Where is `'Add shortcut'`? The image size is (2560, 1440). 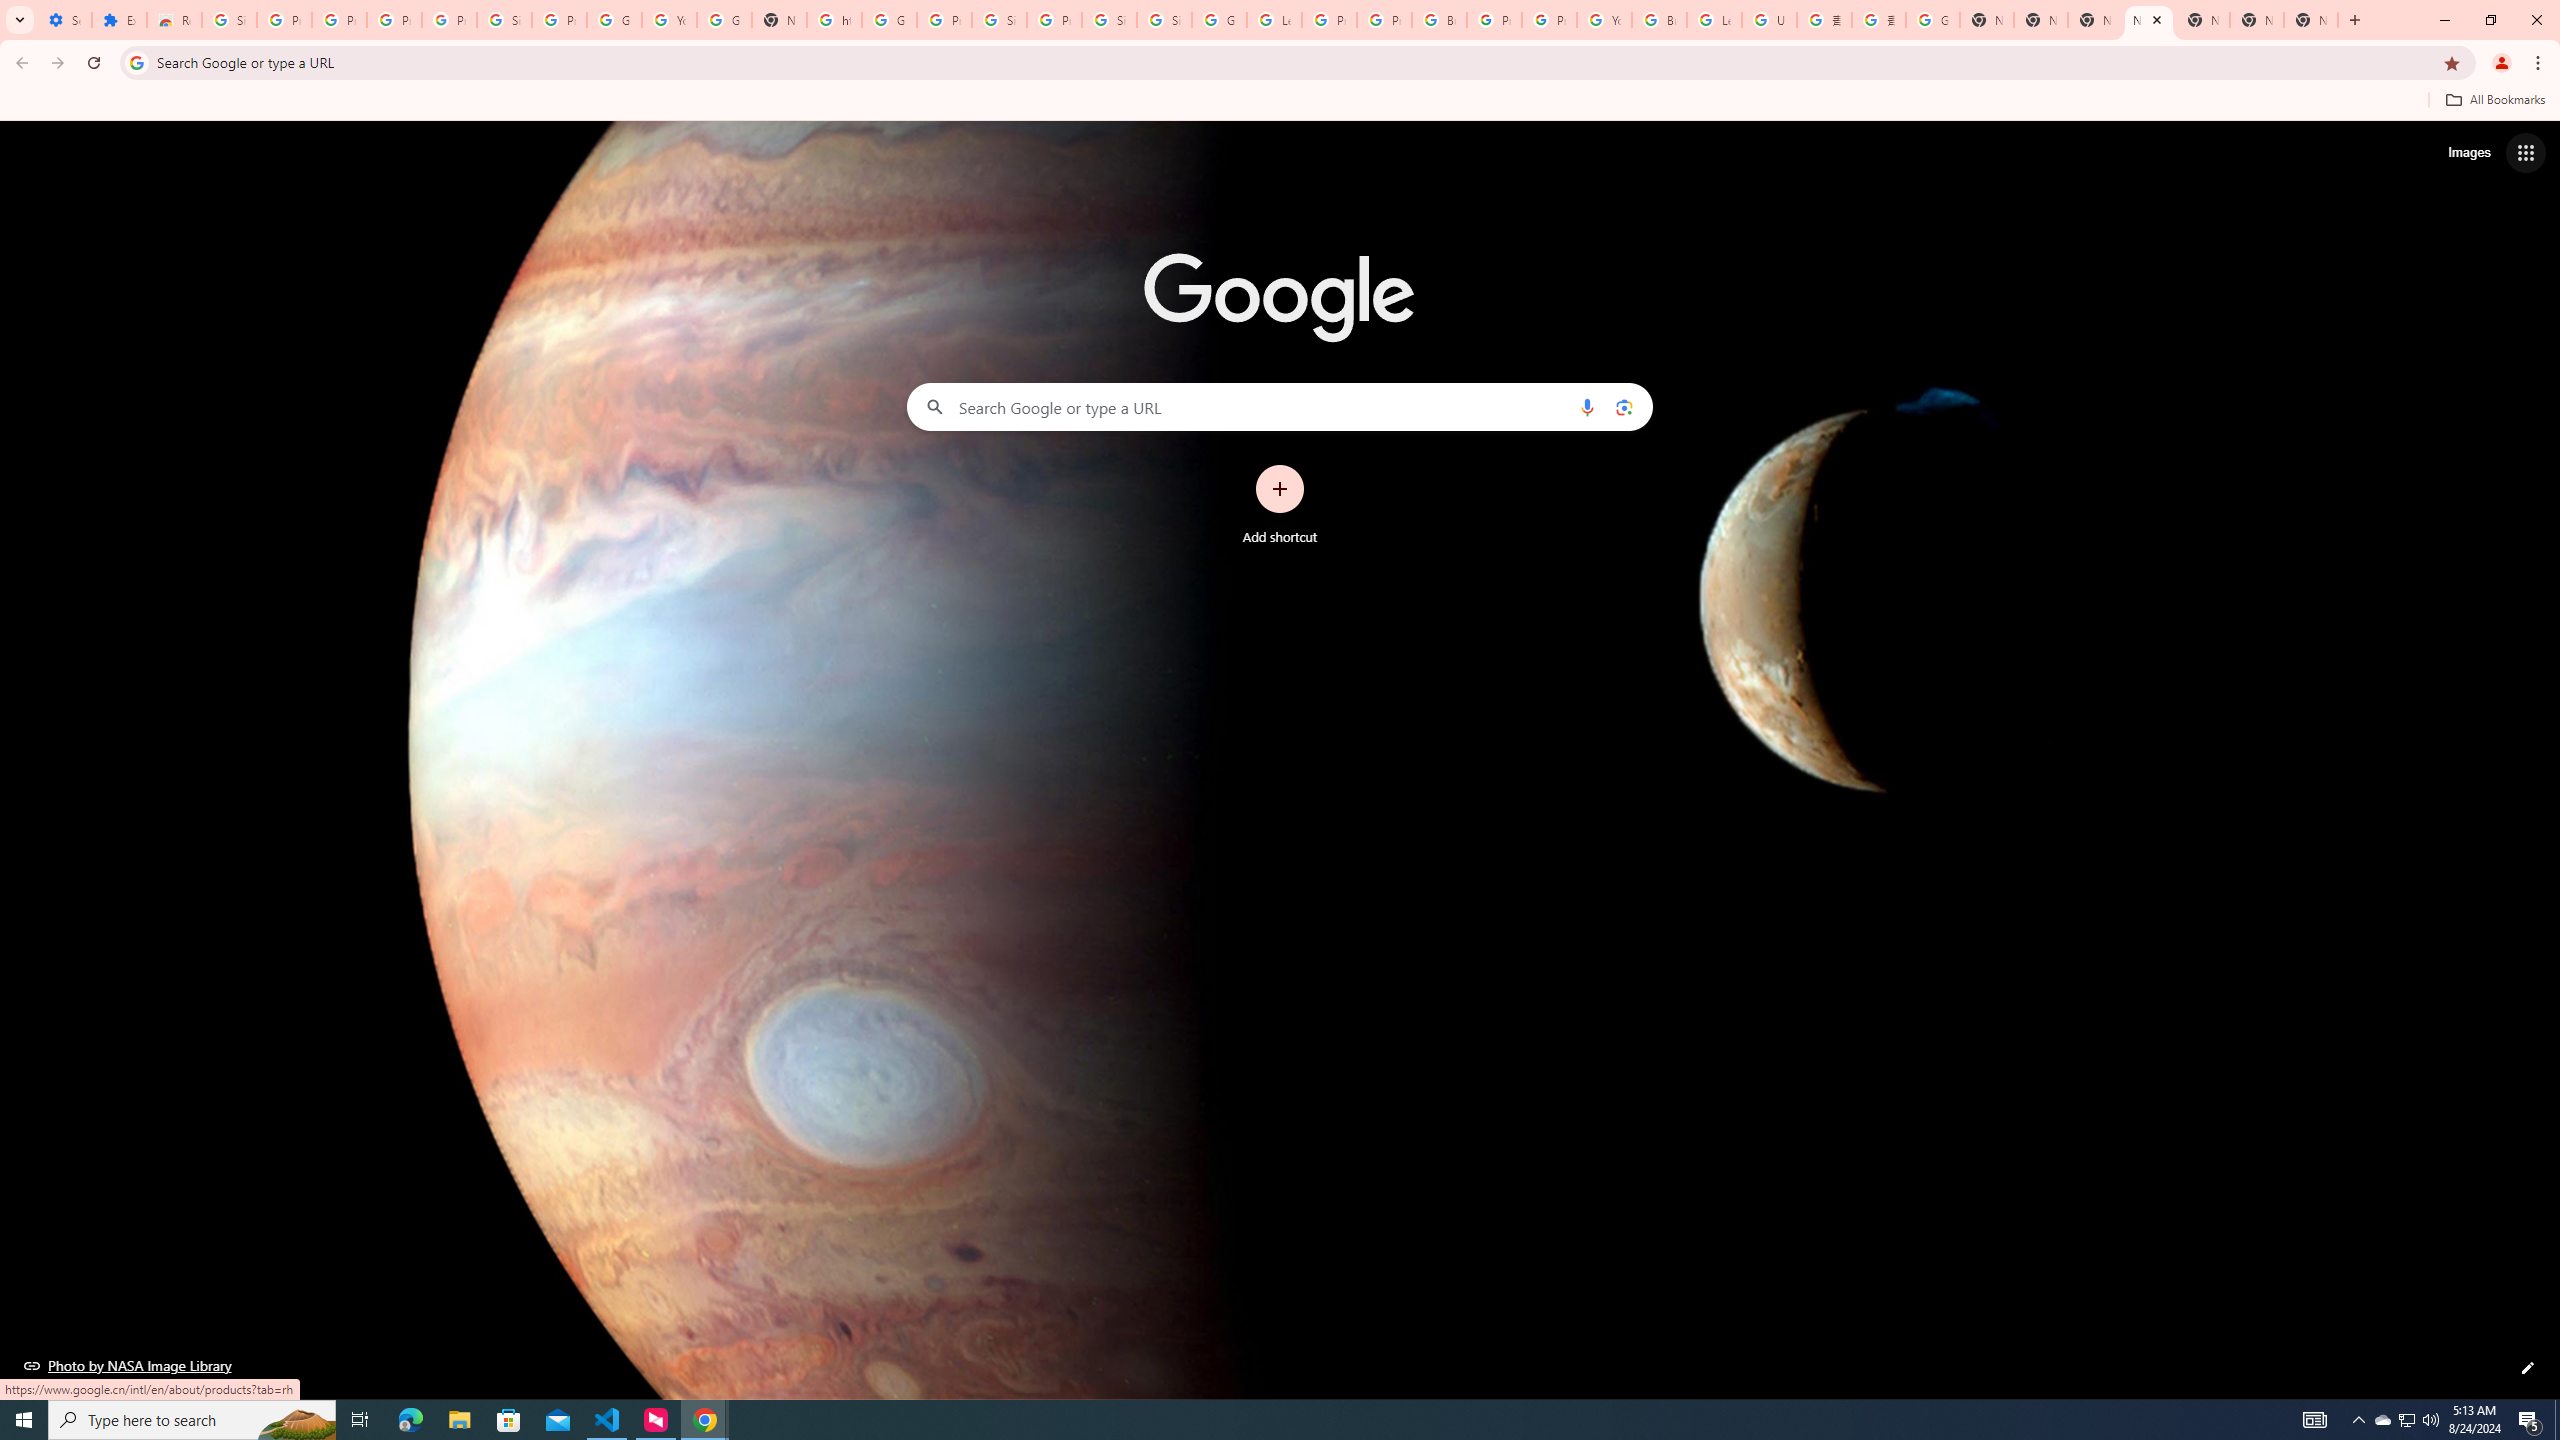 'Add shortcut' is located at coordinates (1280, 505).